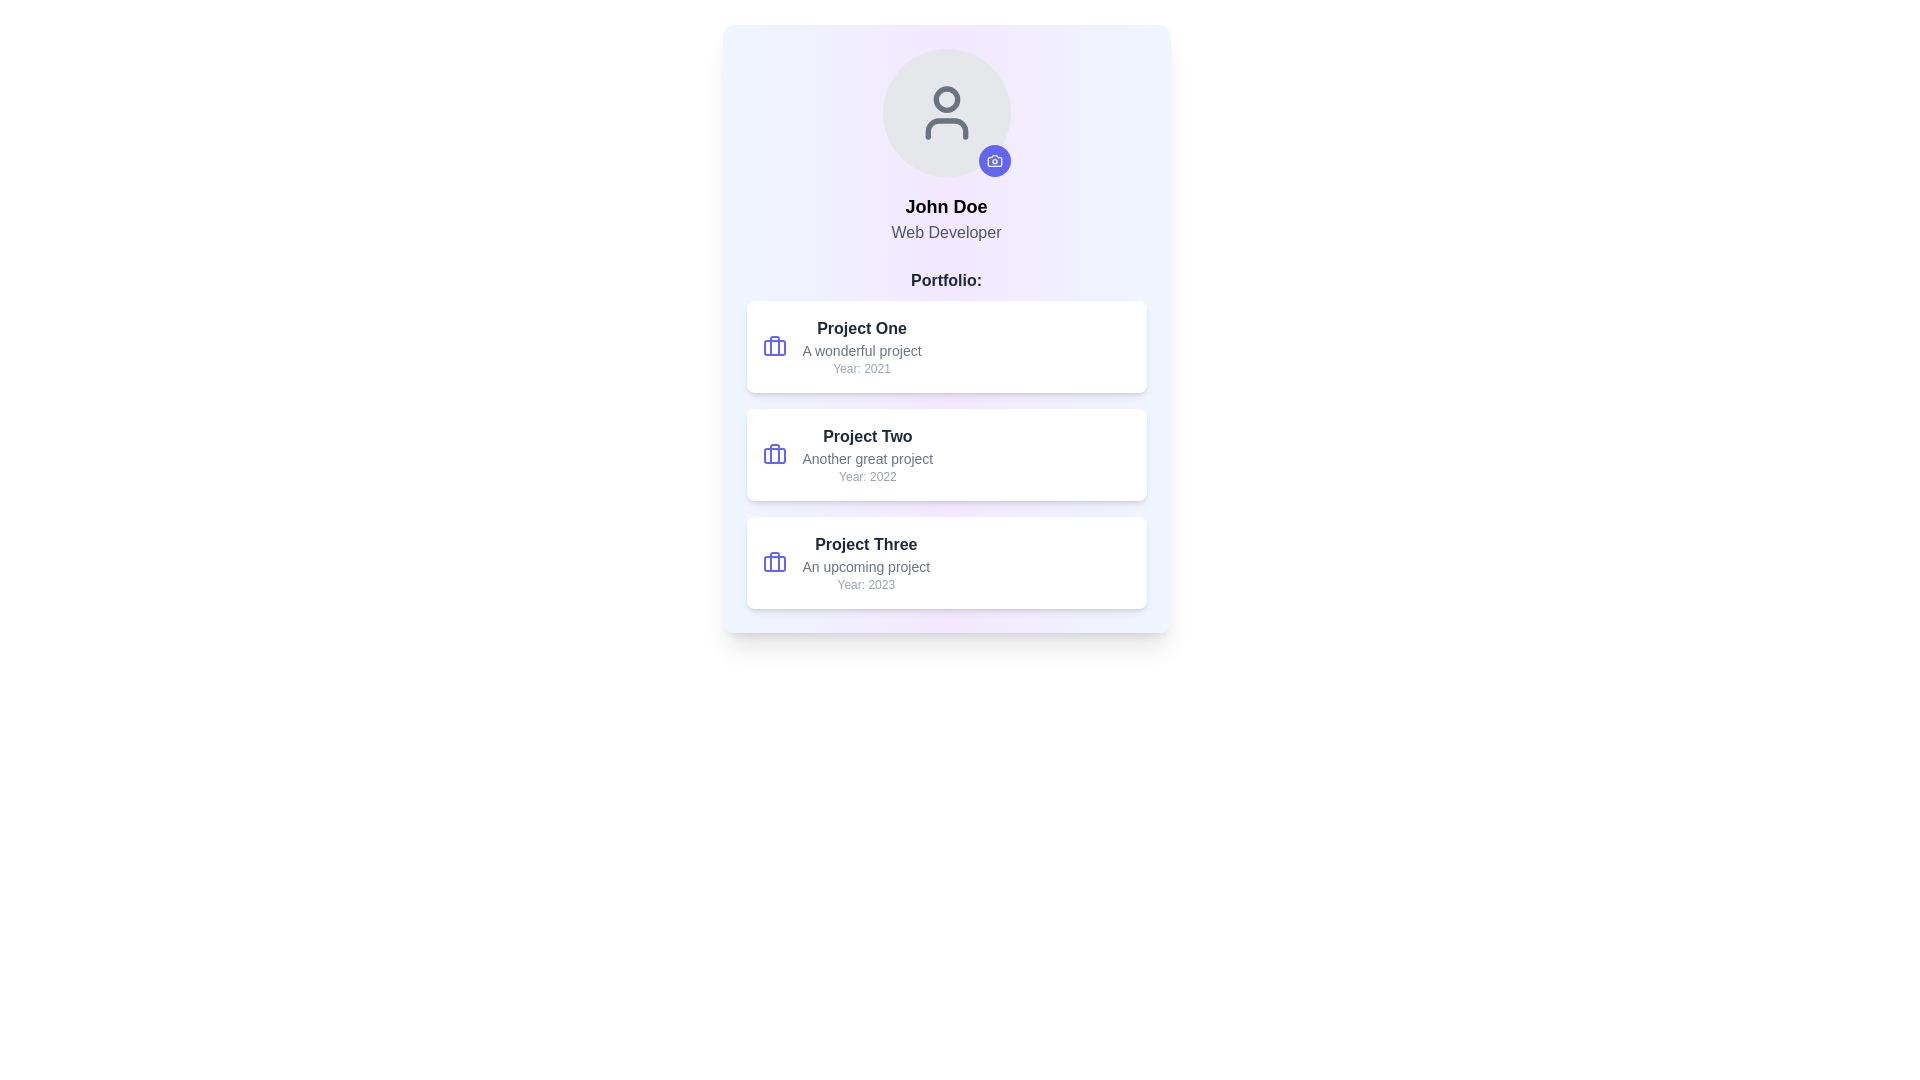 The image size is (1920, 1080). What do you see at coordinates (945, 207) in the screenshot?
I see `the Text Label displaying the user's name, located underneath the user icon and above the 'Web Developer' label` at bounding box center [945, 207].